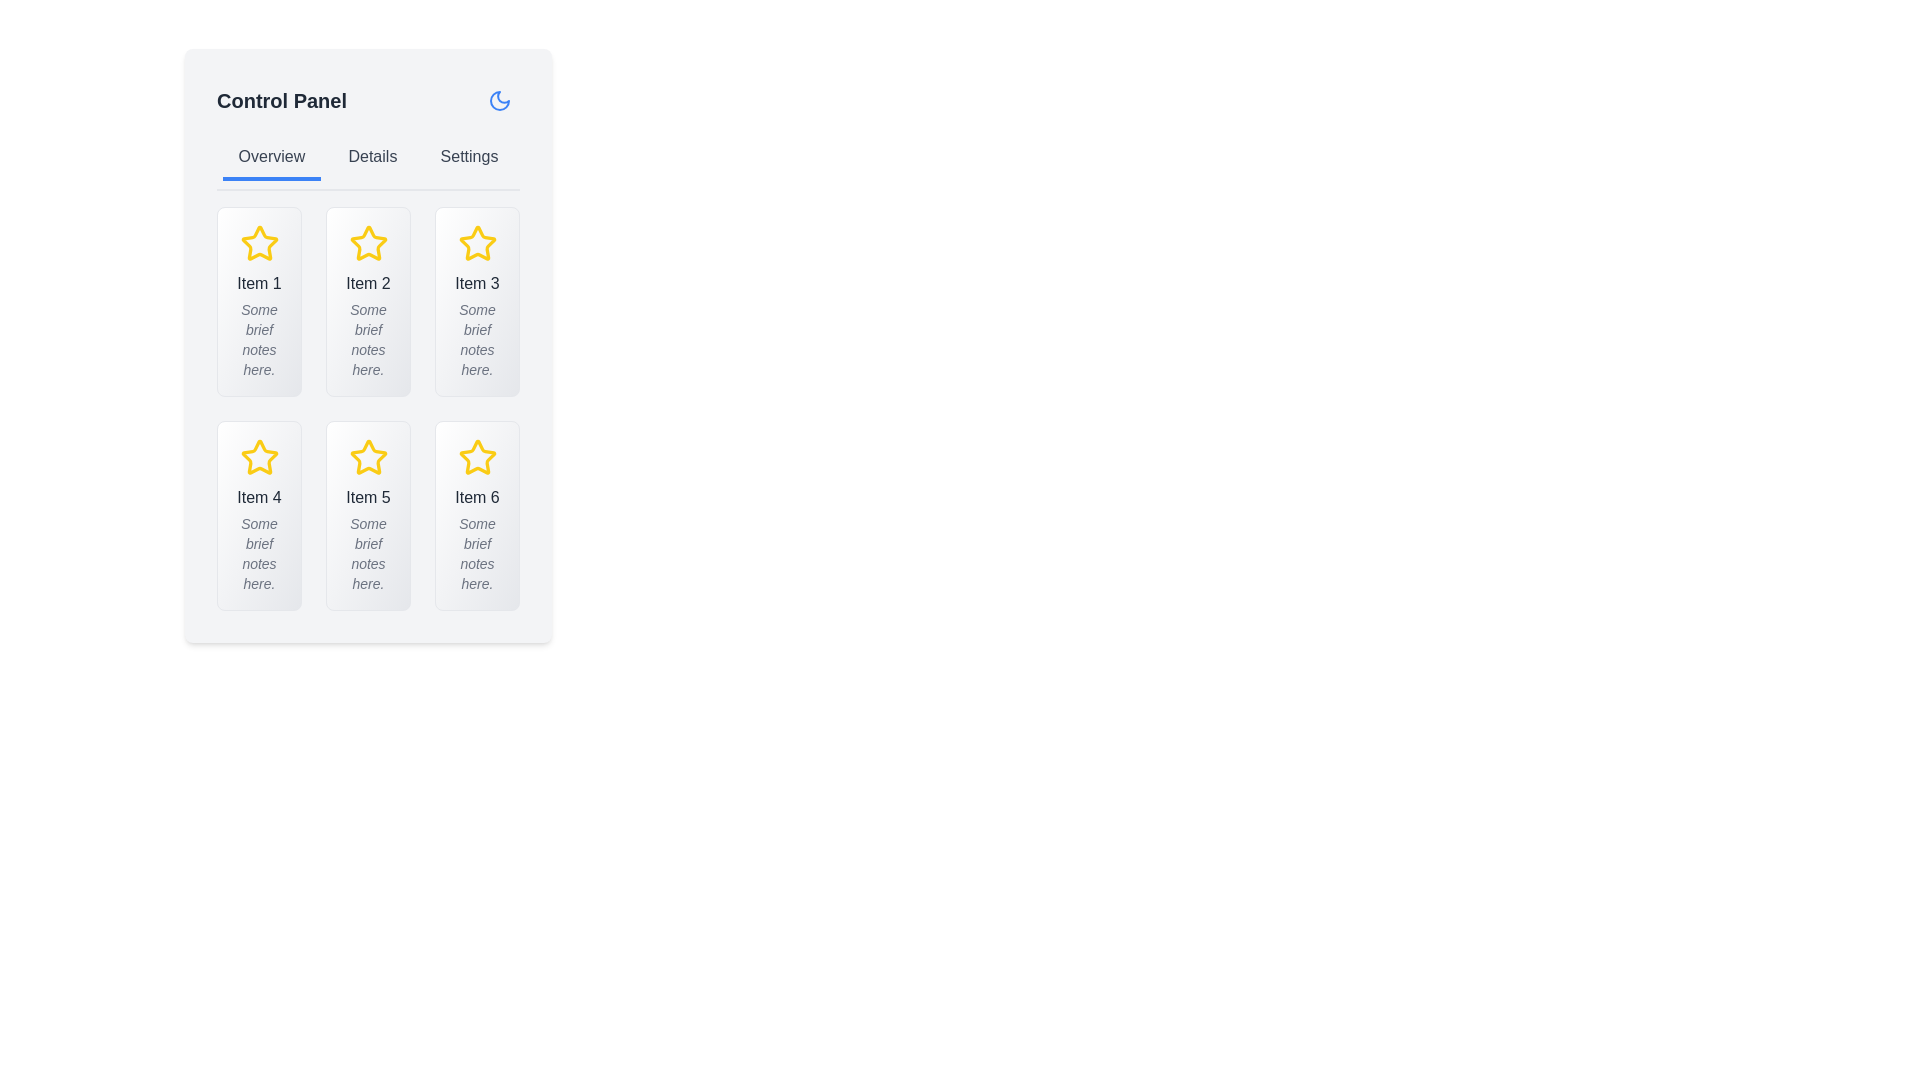  I want to click on the Card component displaying the title 'Item 3' and description 'Some brief notes here.' in the Control Panel under the 'Overview' tab, so click(476, 301).